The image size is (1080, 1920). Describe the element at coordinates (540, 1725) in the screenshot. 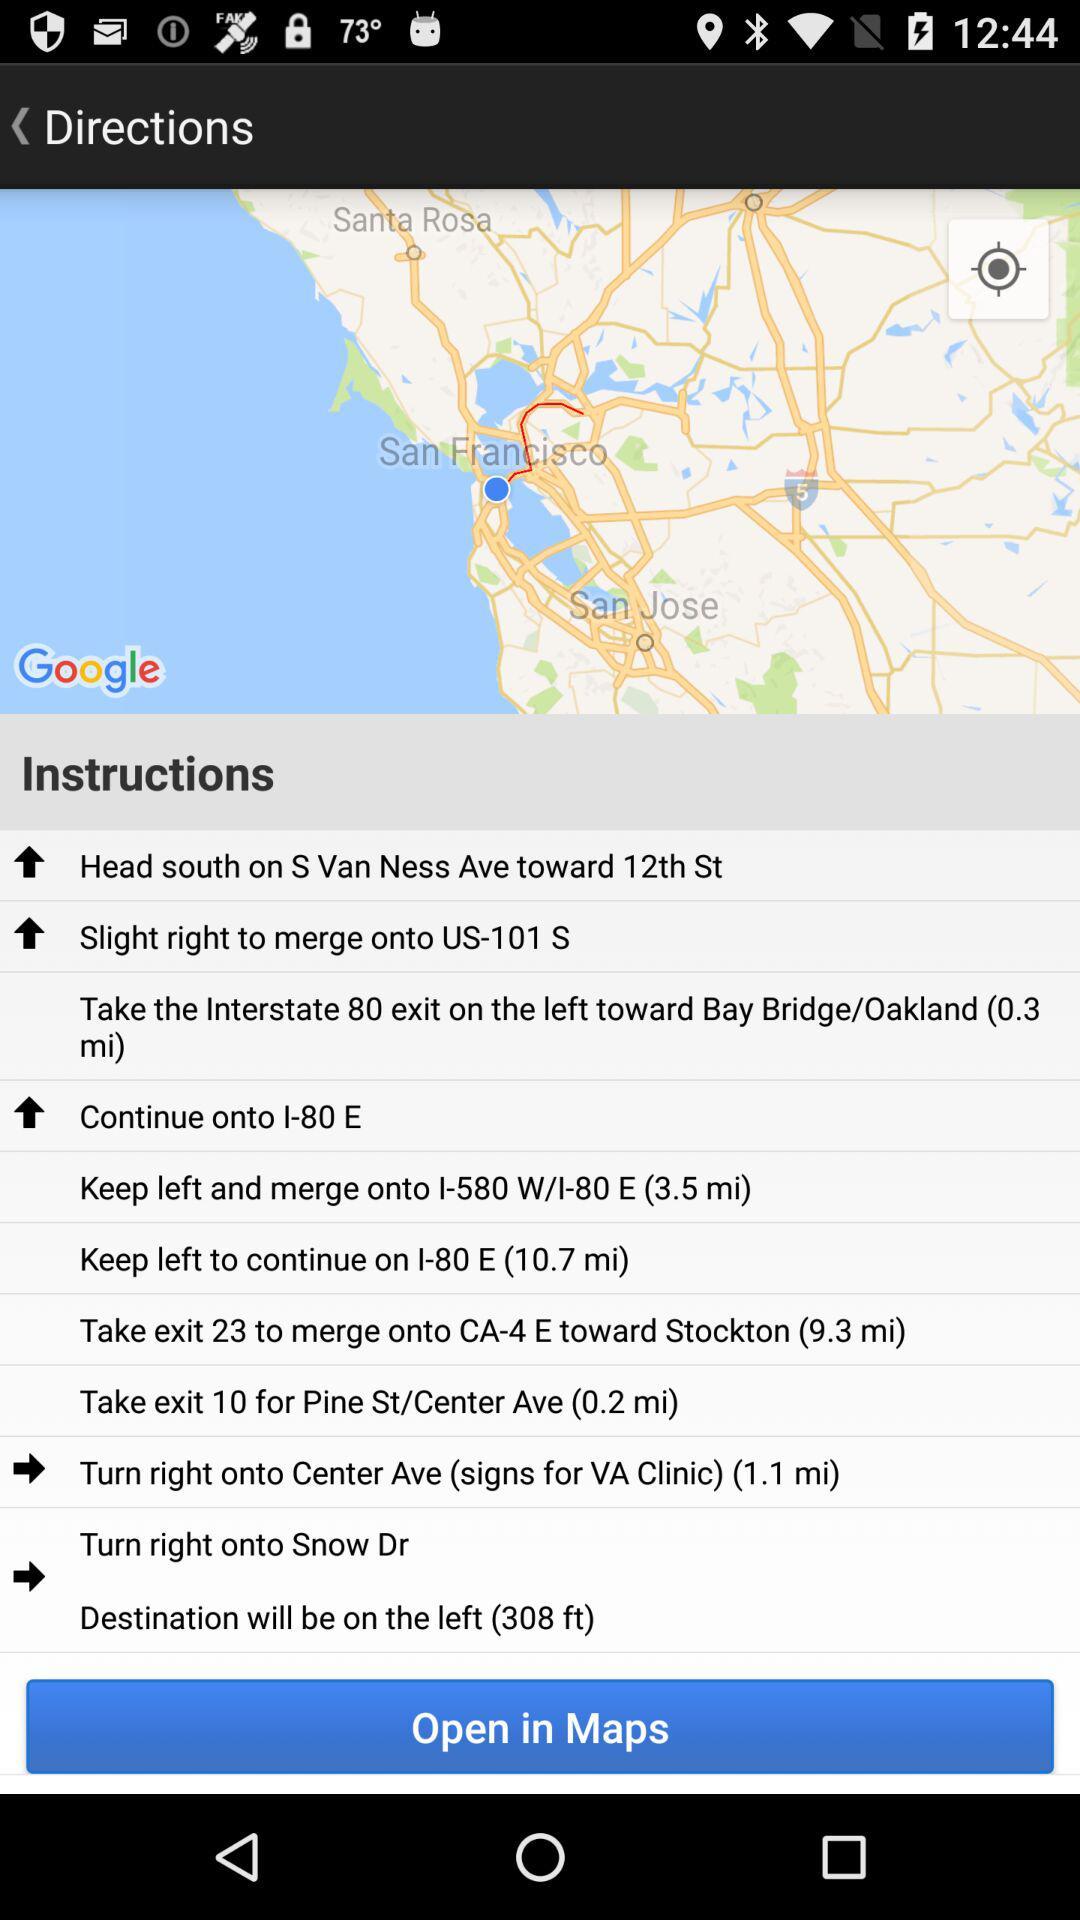

I see `open in maps button` at that location.